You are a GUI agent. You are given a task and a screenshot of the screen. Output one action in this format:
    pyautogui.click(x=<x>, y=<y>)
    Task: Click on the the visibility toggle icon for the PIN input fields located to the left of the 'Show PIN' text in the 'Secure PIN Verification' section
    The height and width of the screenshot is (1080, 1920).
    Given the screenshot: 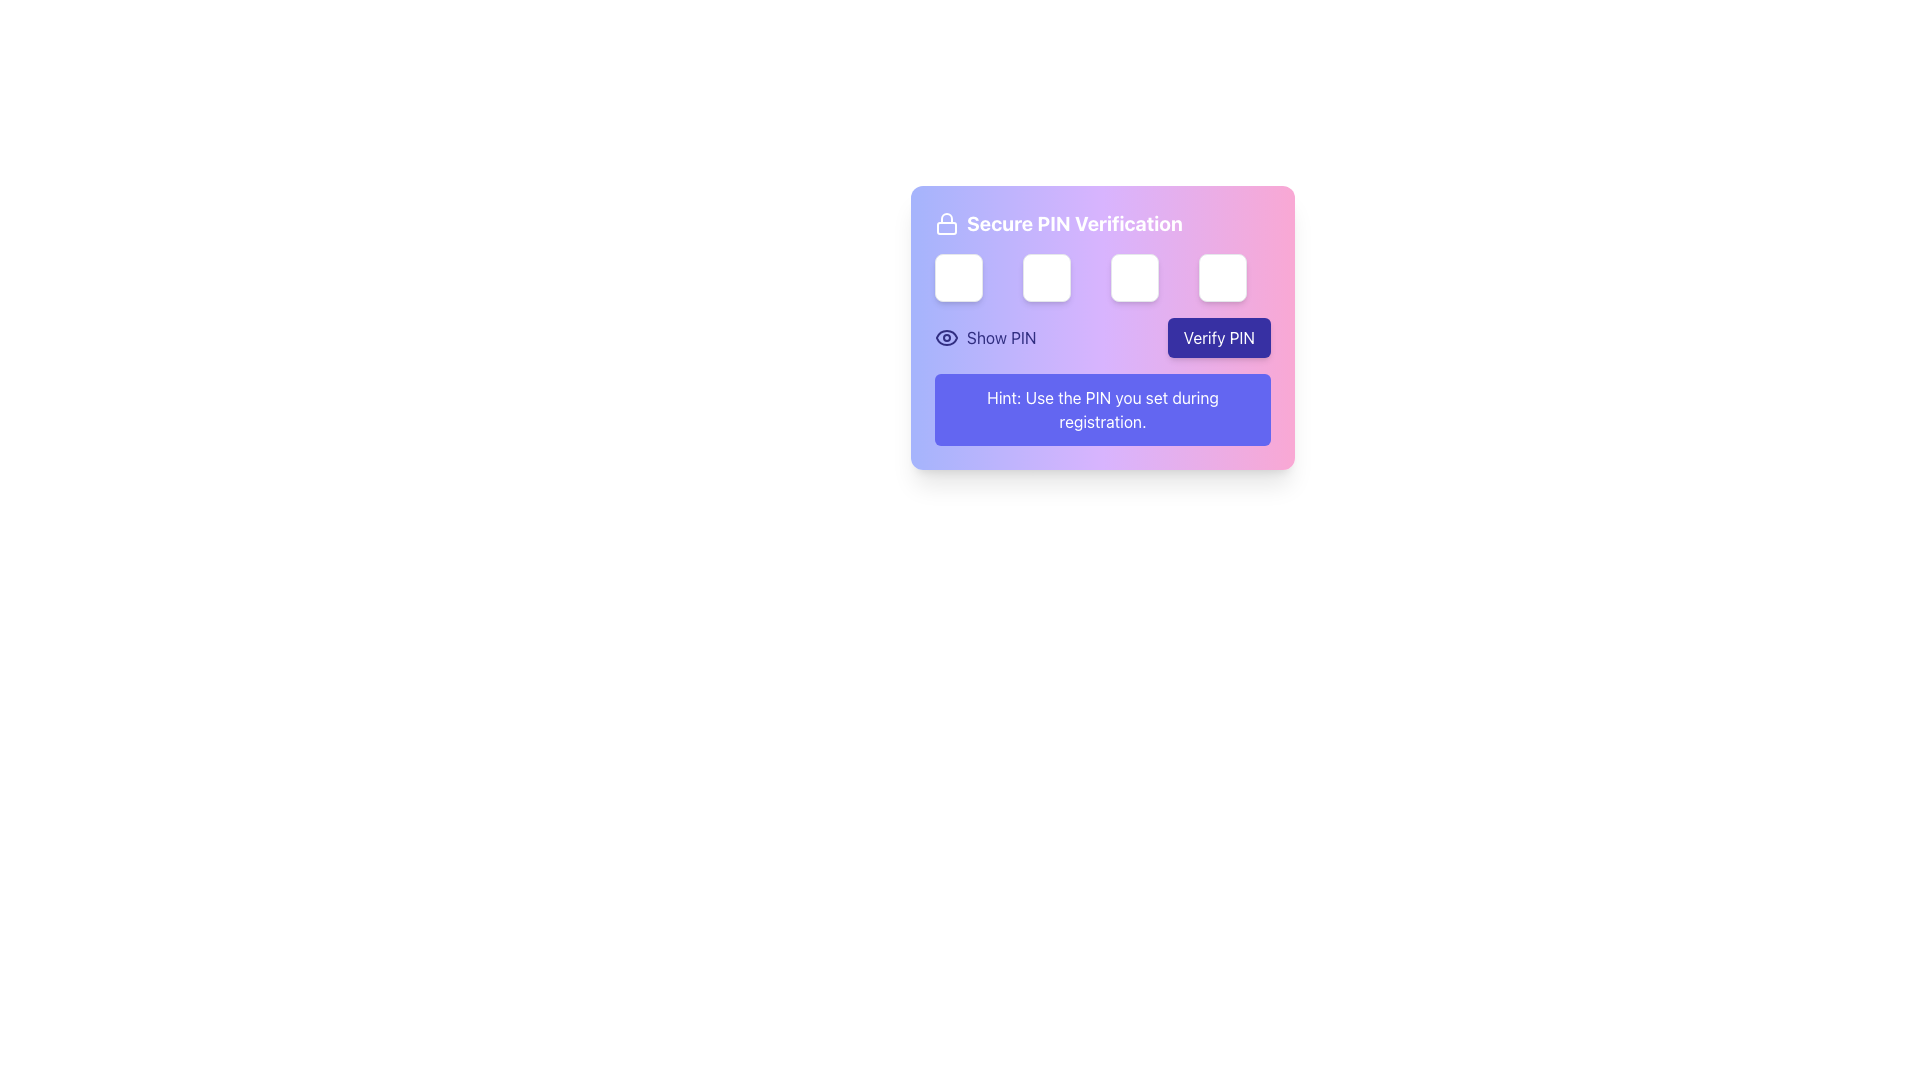 What is the action you would take?
    pyautogui.click(x=945, y=337)
    